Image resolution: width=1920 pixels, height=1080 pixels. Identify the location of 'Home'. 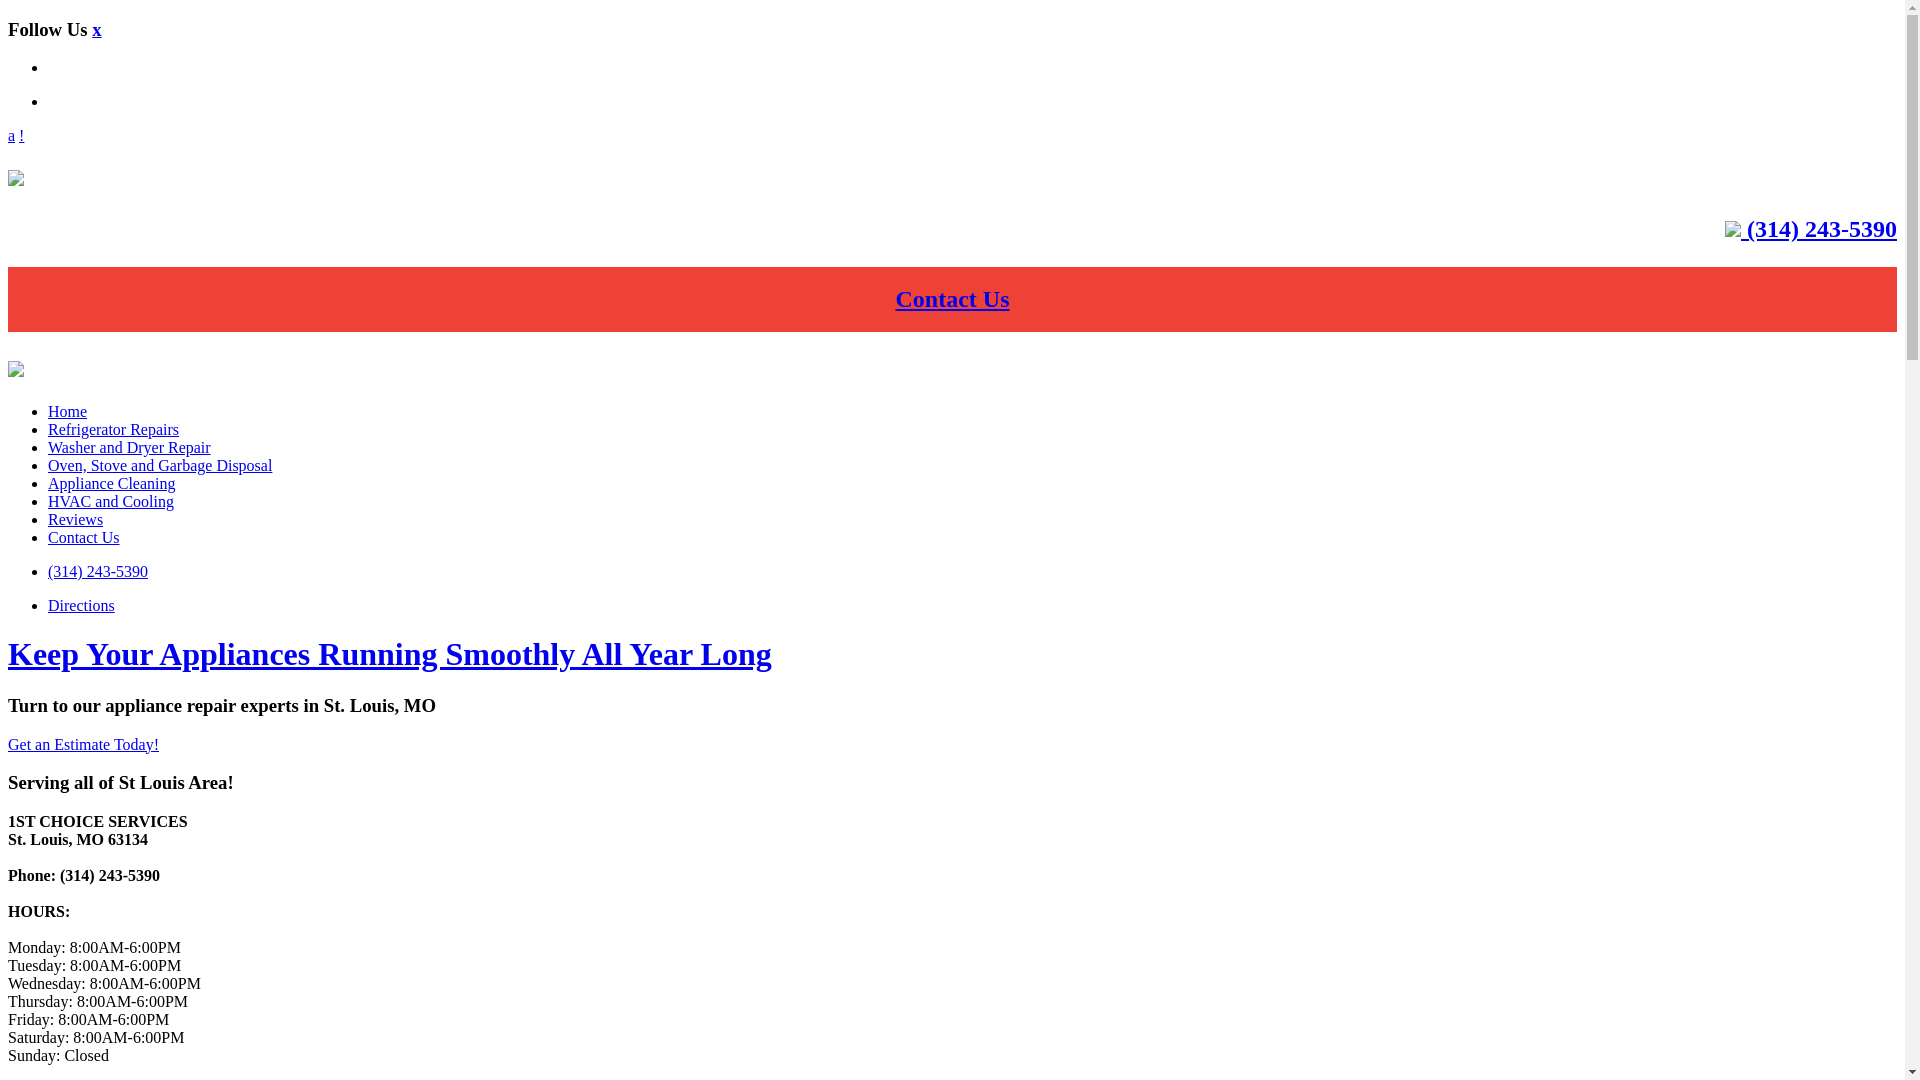
(67, 410).